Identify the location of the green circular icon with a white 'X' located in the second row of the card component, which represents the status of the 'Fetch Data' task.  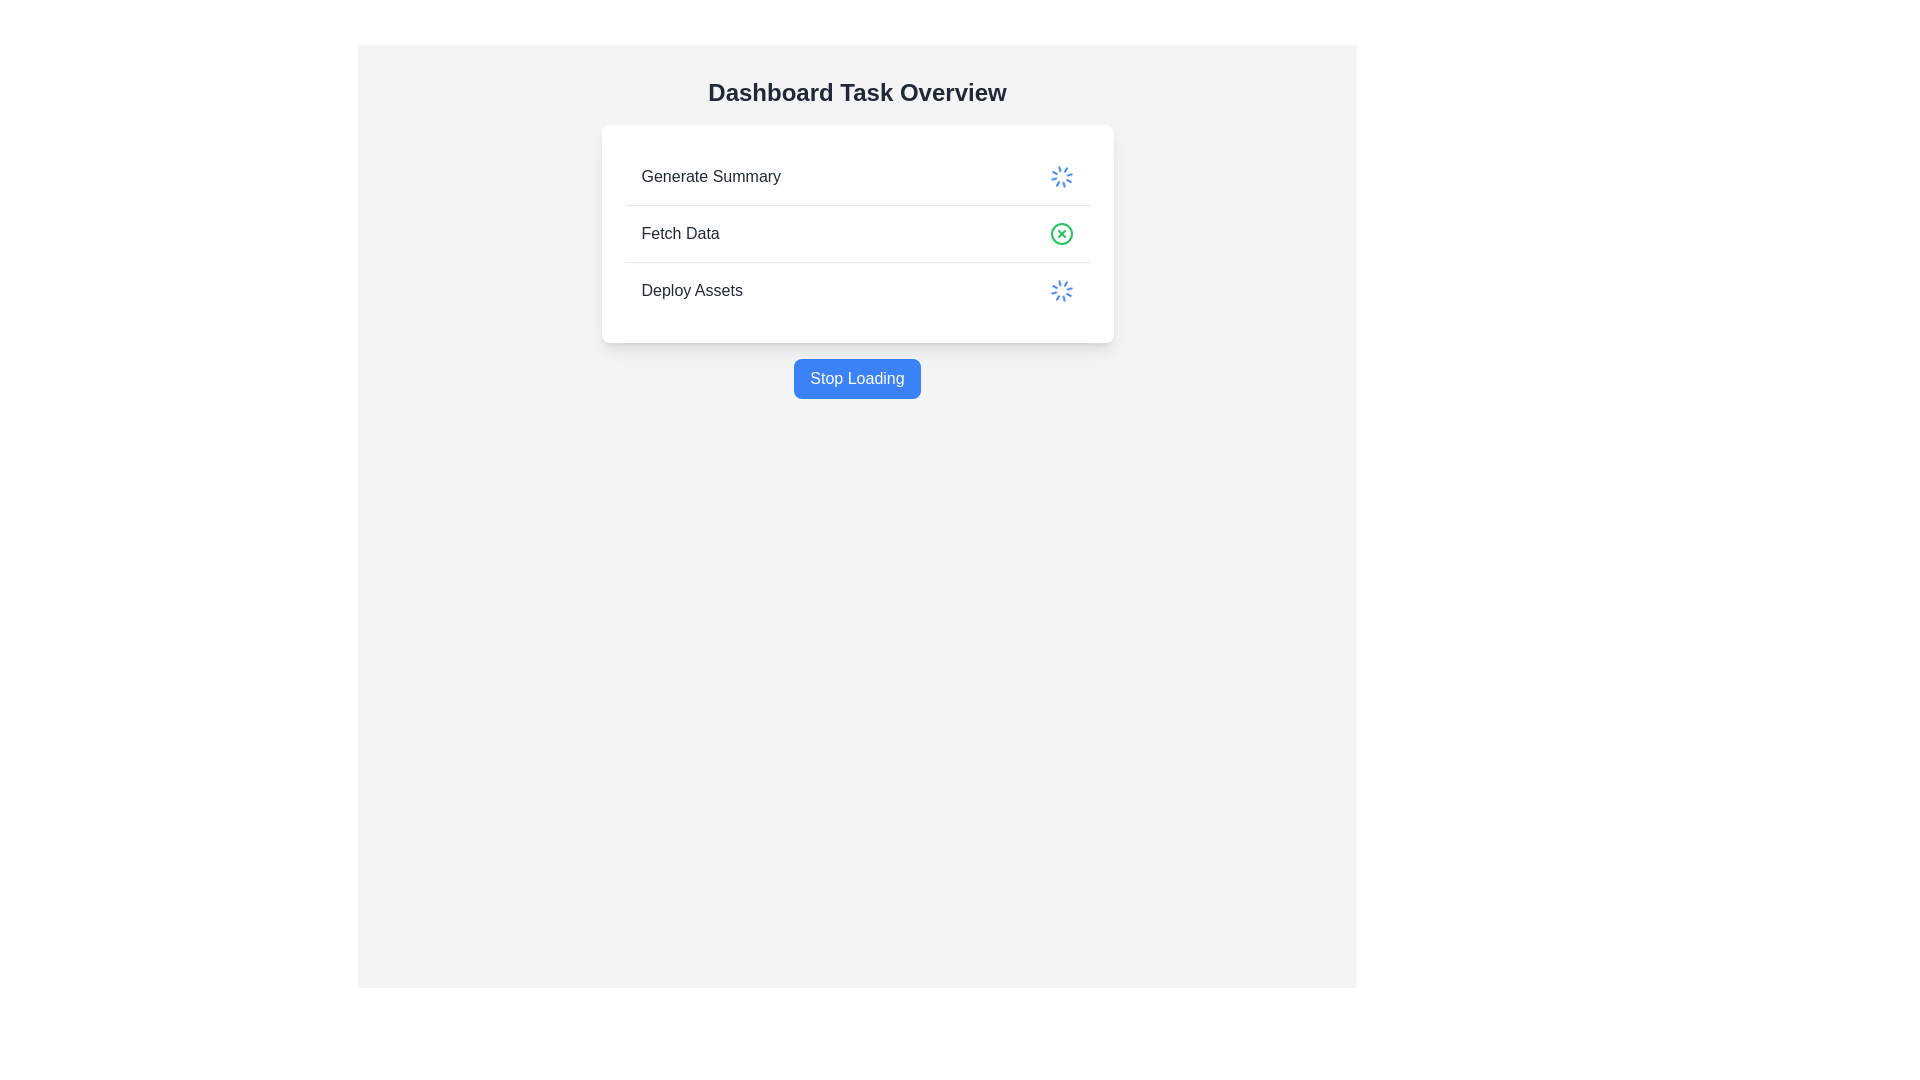
(857, 233).